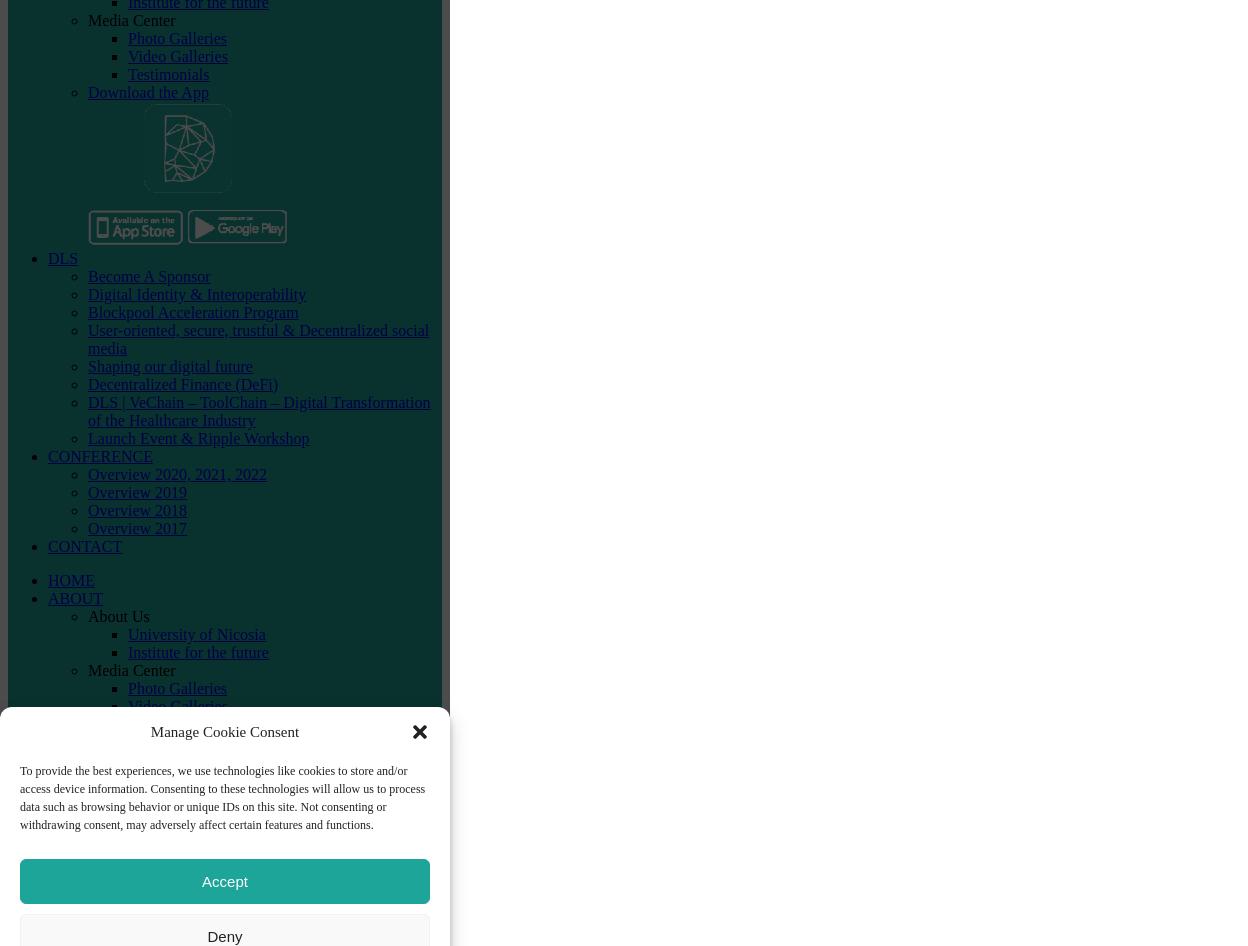 Image resolution: width=1248 pixels, height=946 pixels. I want to click on 'Blockpool Acceleration Program', so click(191, 310).